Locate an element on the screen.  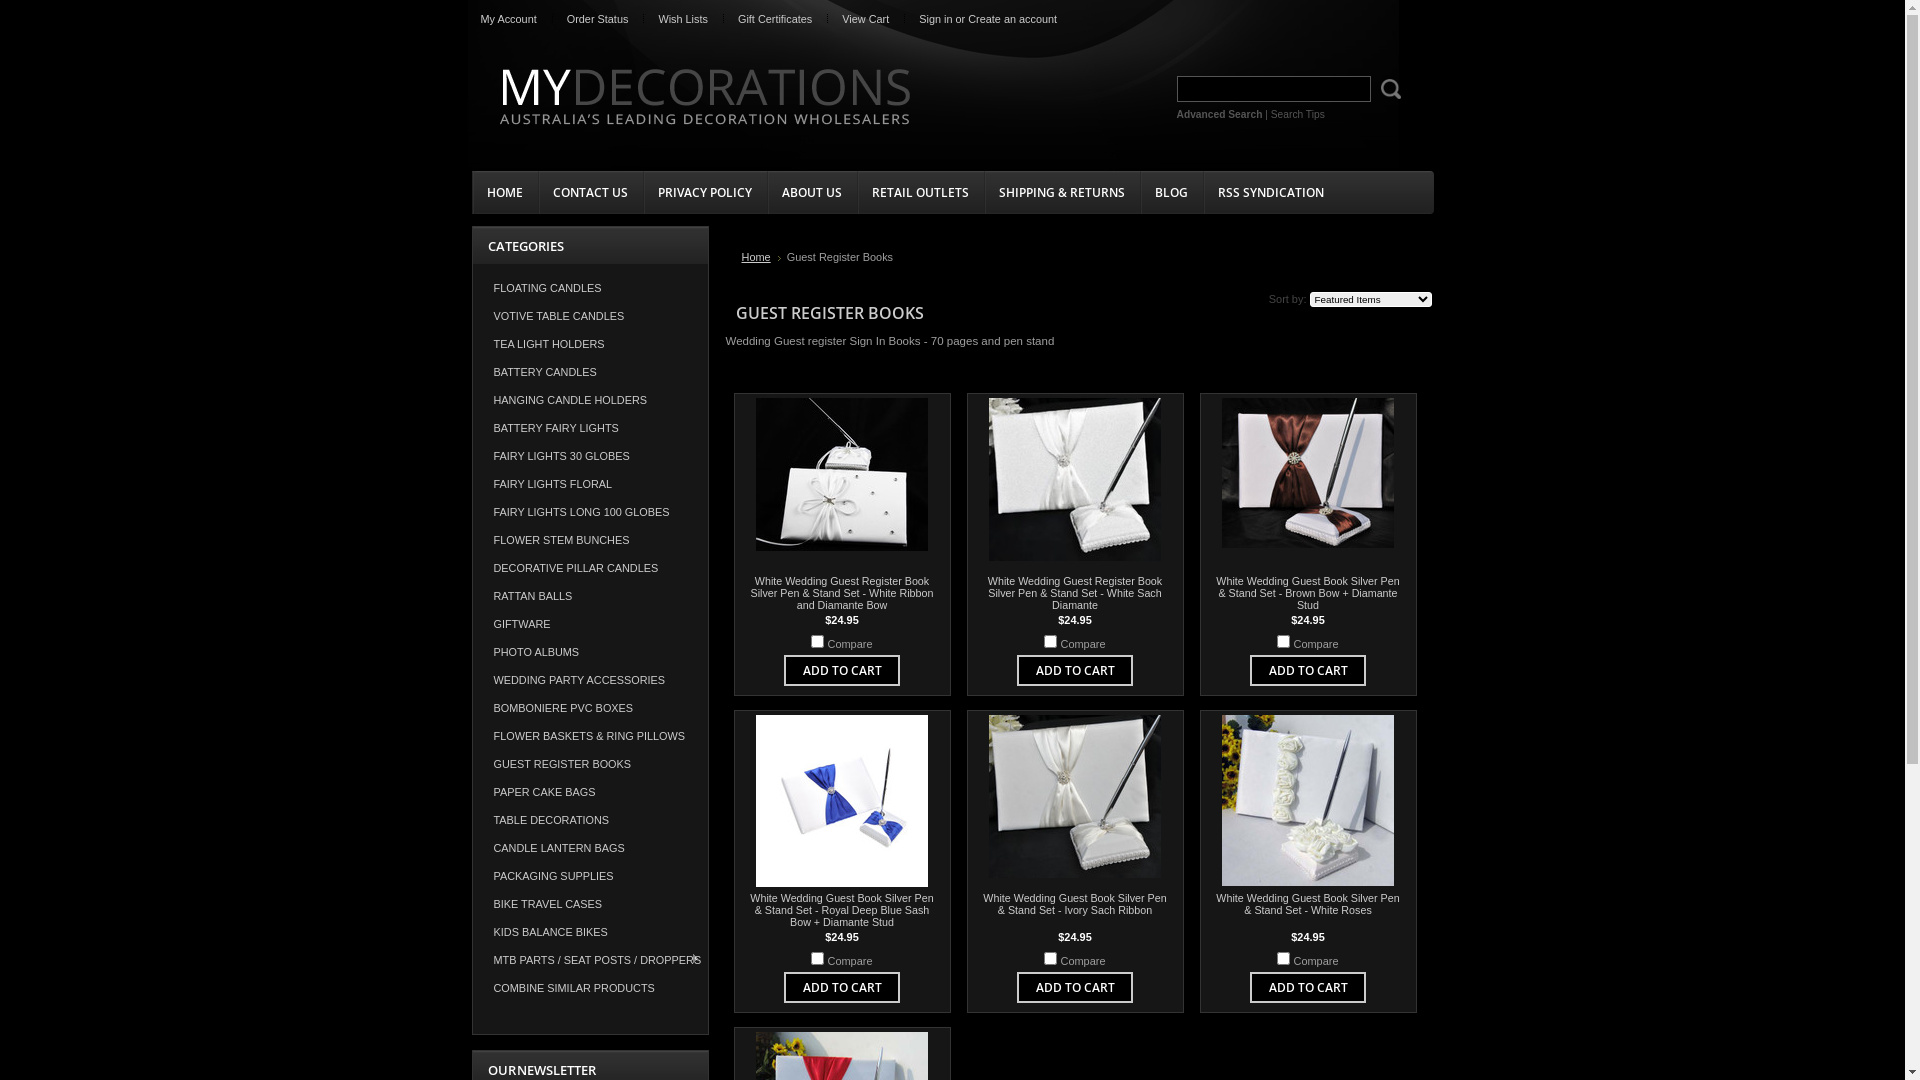
'CONTACT US' is located at coordinates (589, 192).